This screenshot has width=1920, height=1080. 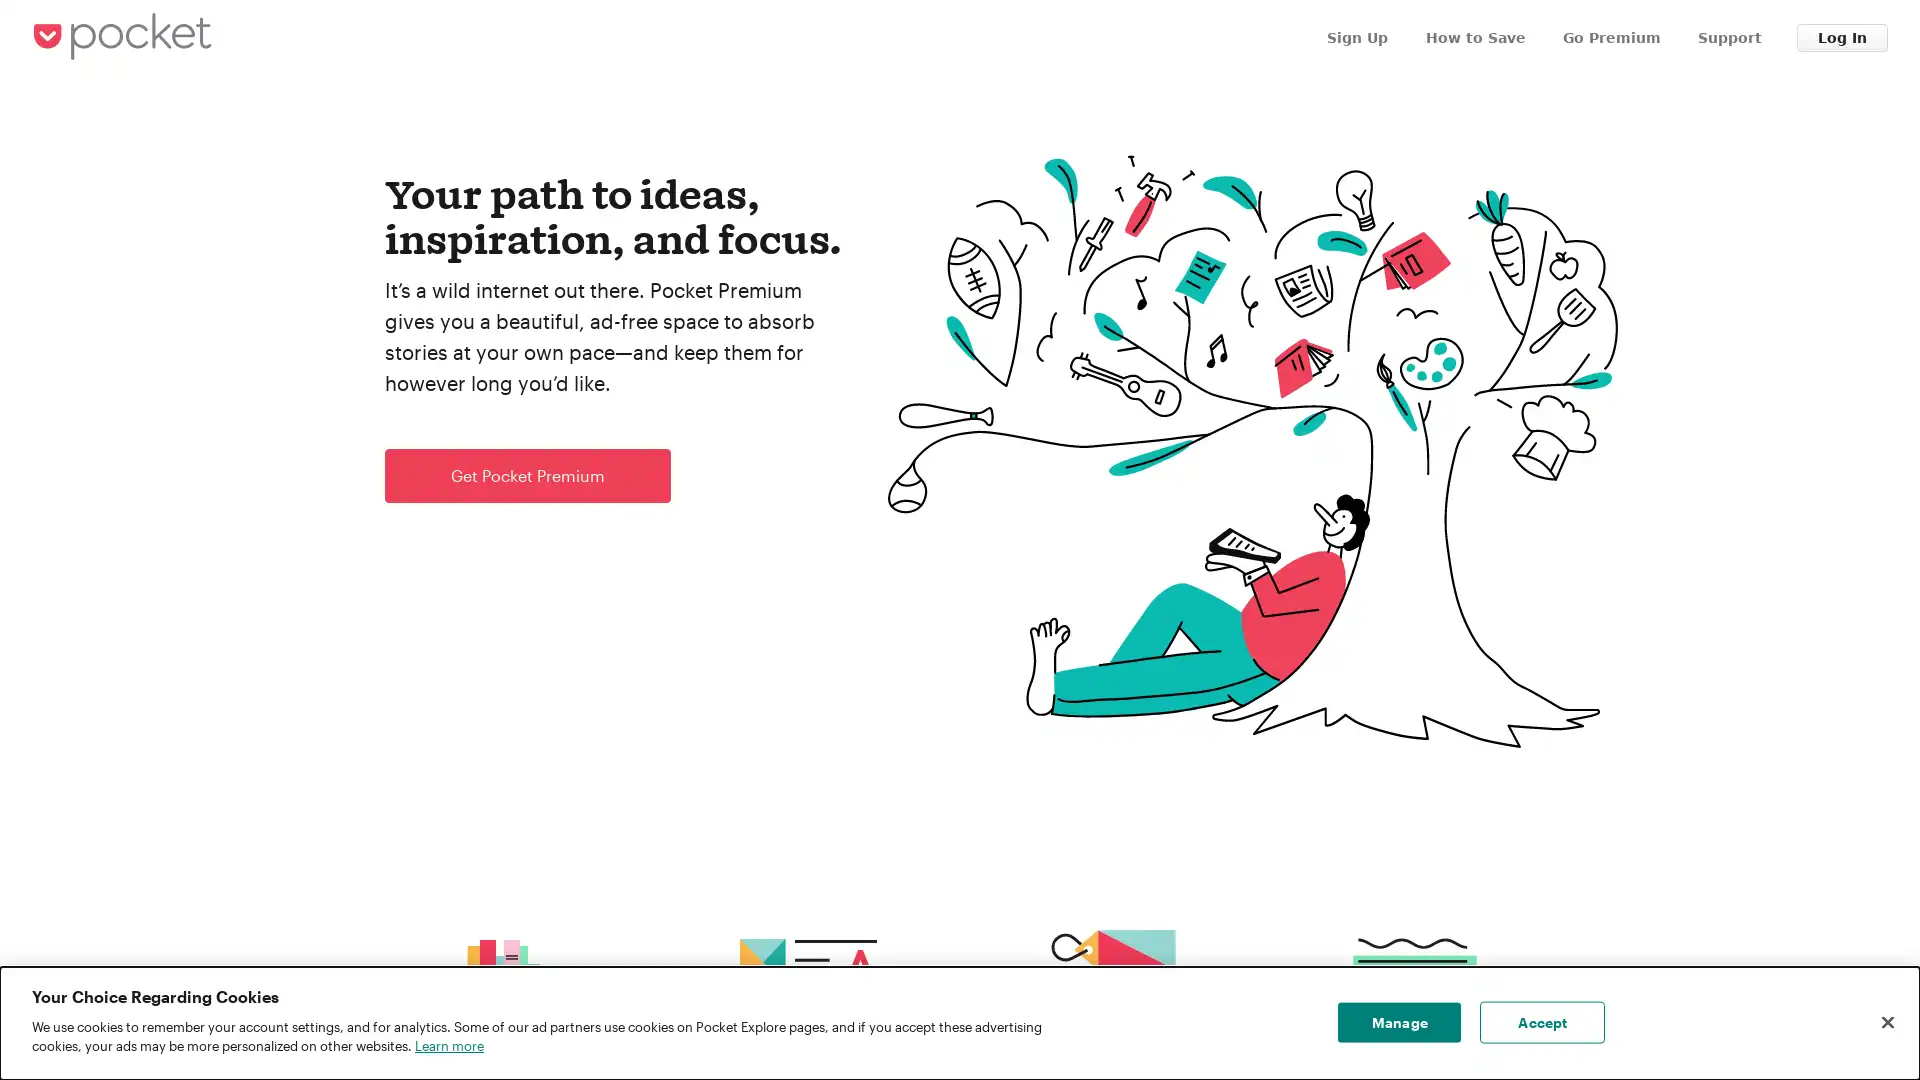 I want to click on Close, so click(x=1886, y=1022).